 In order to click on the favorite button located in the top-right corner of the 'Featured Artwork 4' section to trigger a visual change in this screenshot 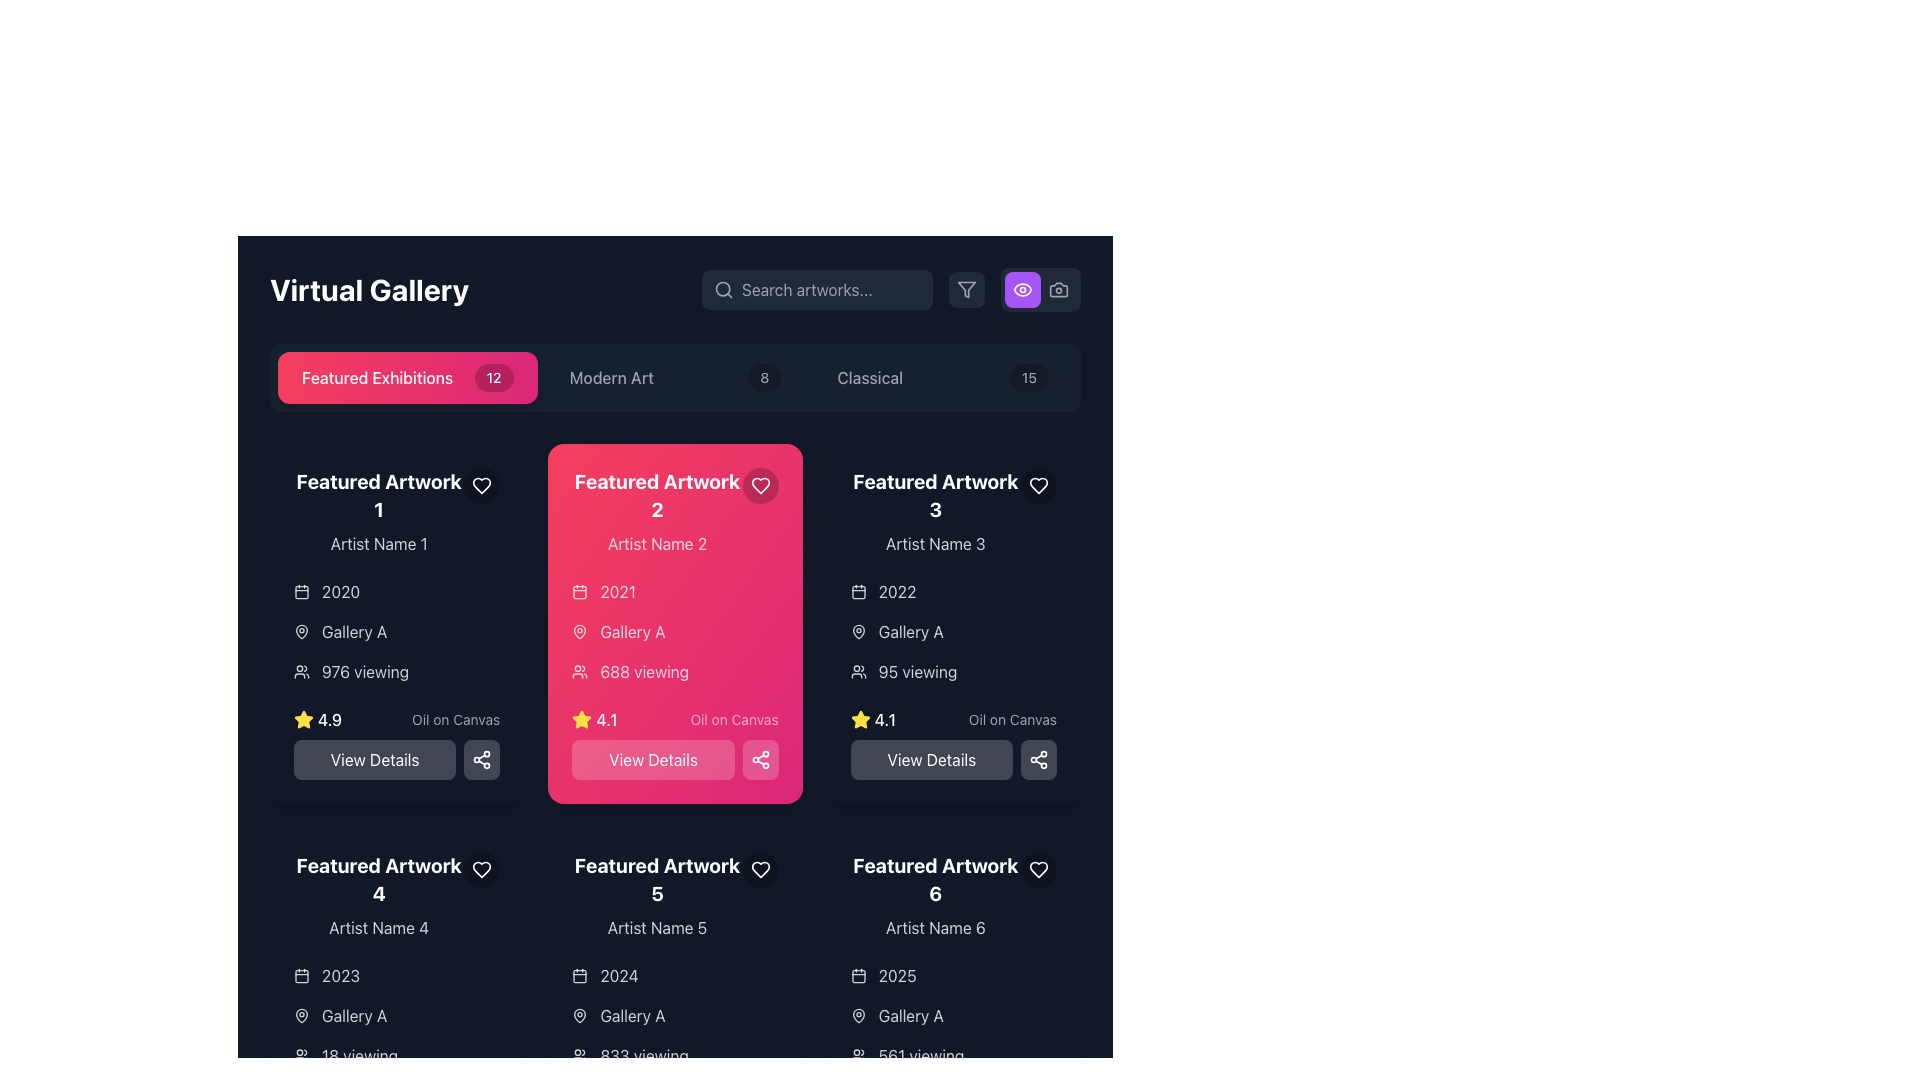, I will do `click(482, 869)`.